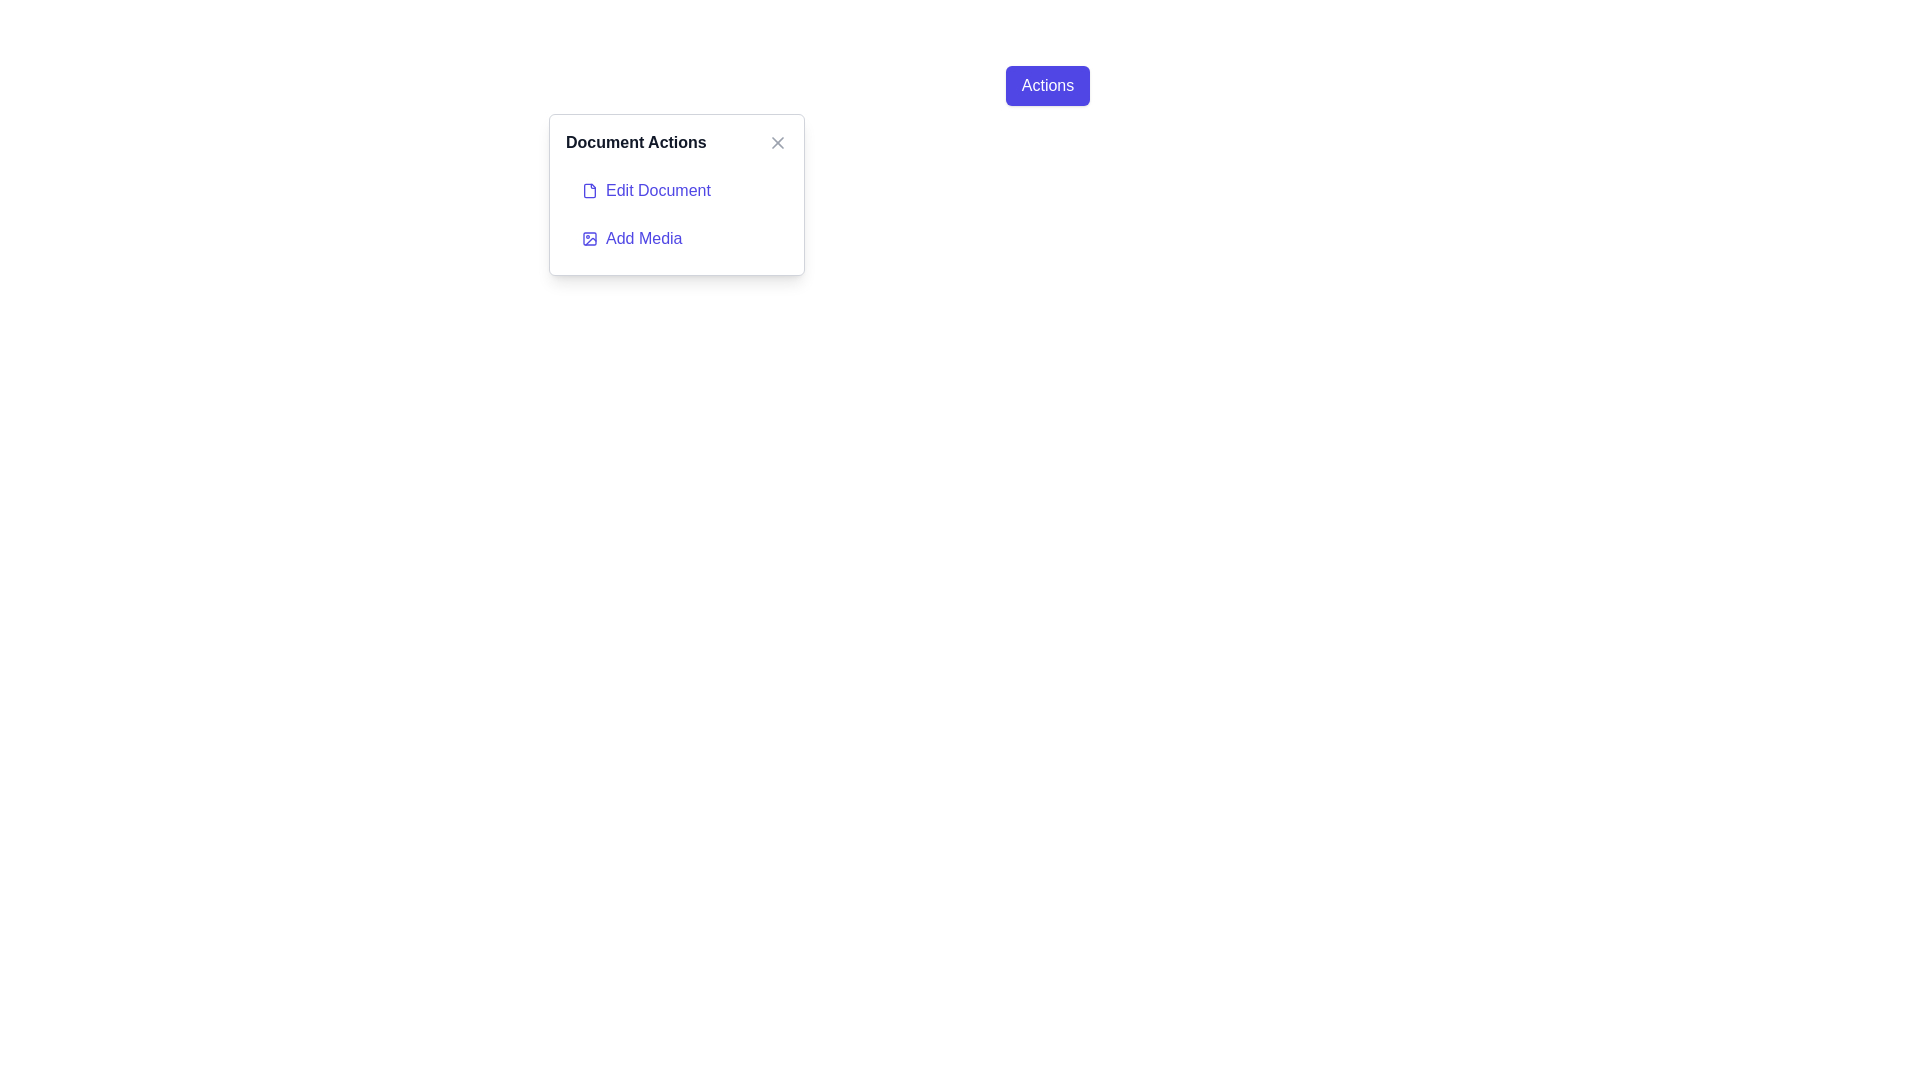  Describe the element at coordinates (676, 141) in the screenshot. I see `title of the header labeled 'Document Actions', which is styled in bold, dark gray font and is located at the top of the dropdown menu panel` at that location.